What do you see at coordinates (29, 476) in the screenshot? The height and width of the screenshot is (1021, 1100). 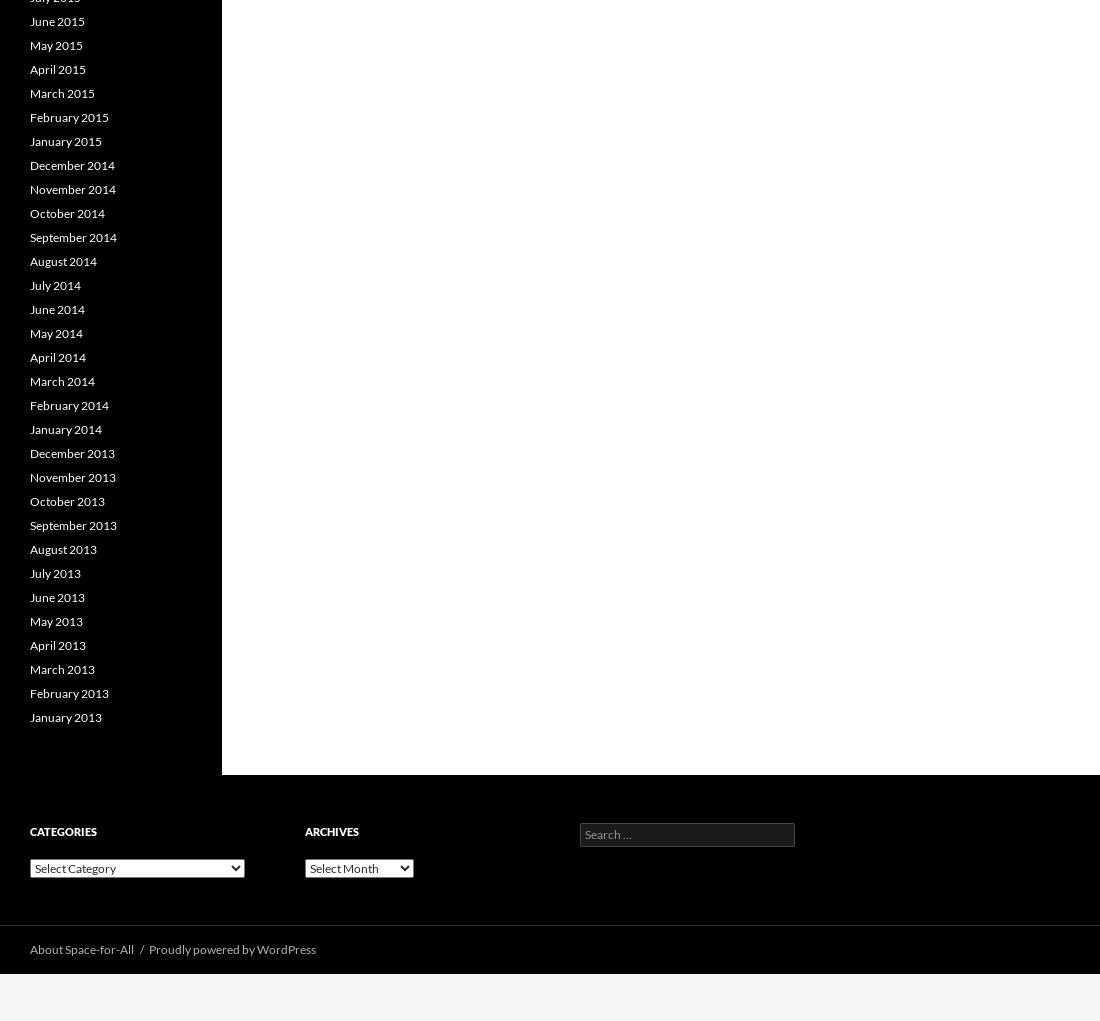 I see `'November 2013'` at bounding box center [29, 476].